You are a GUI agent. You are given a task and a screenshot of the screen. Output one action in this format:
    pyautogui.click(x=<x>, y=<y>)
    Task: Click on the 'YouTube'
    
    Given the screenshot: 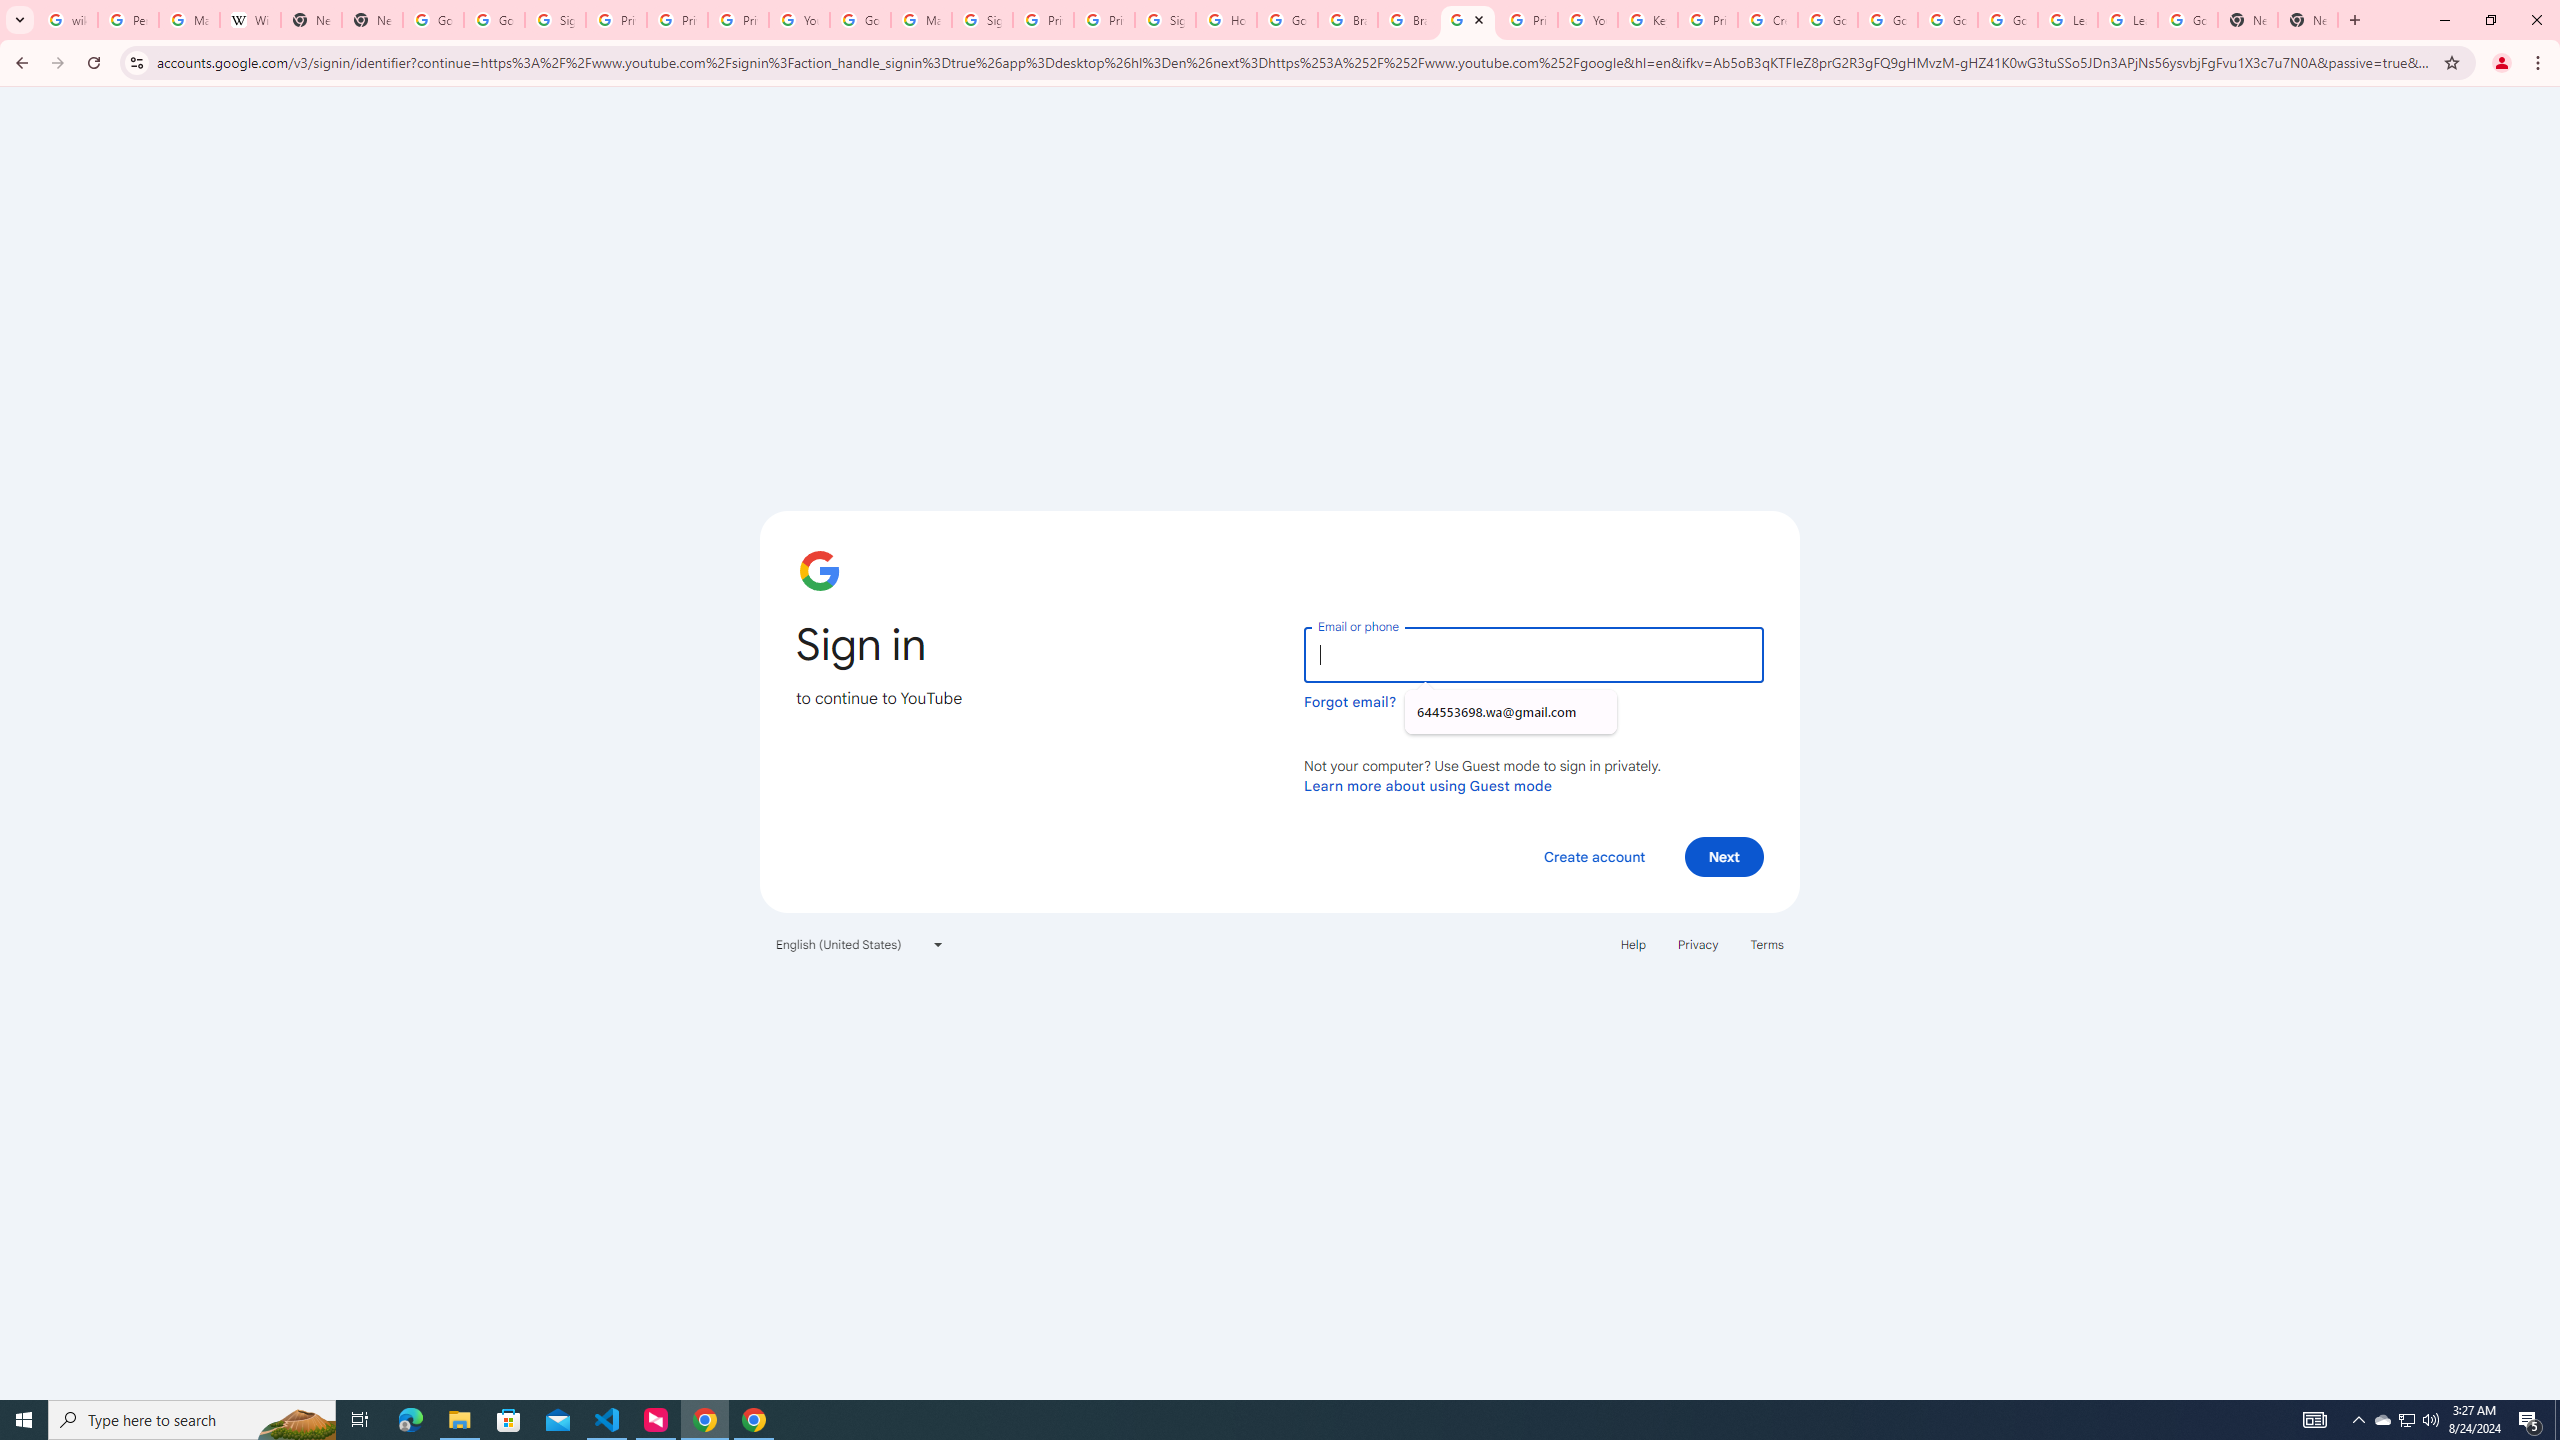 What is the action you would take?
    pyautogui.click(x=1587, y=19)
    